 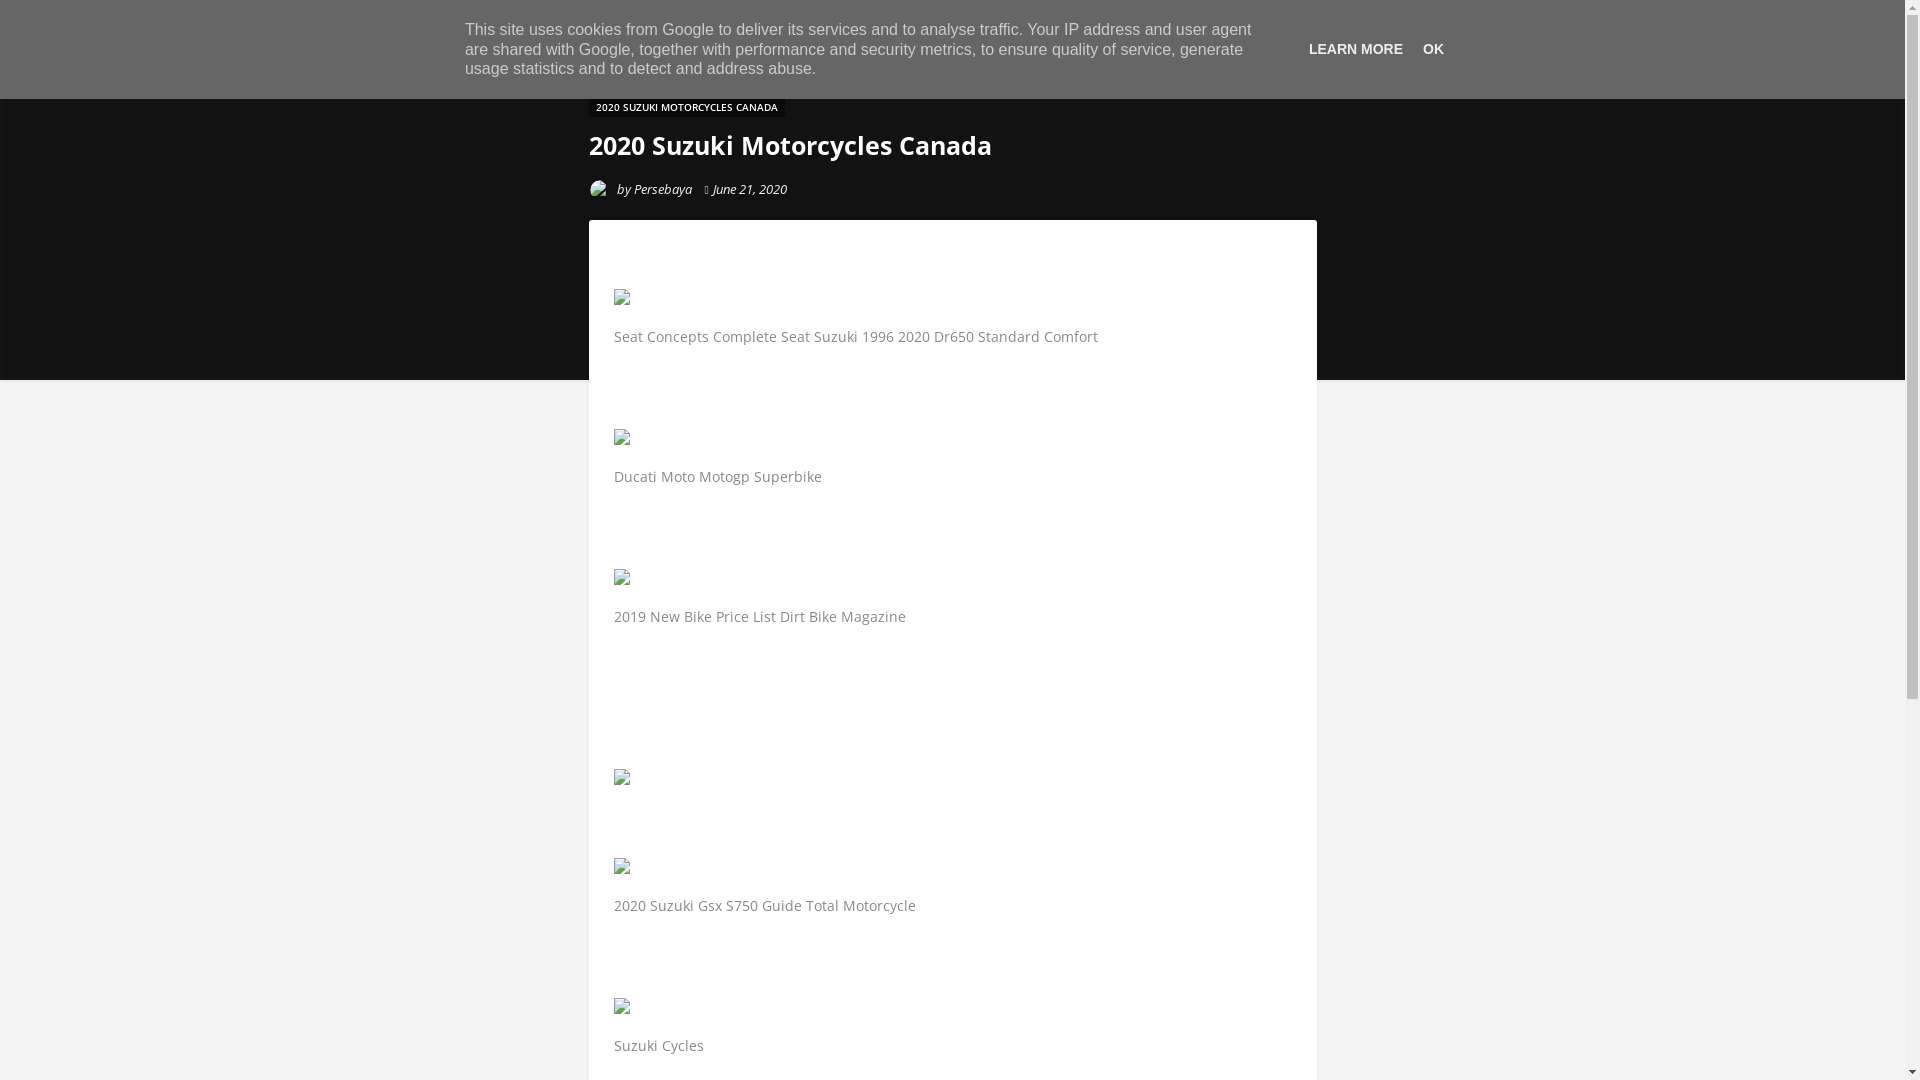 What do you see at coordinates (662, 189) in the screenshot?
I see `'Persebaya'` at bounding box center [662, 189].